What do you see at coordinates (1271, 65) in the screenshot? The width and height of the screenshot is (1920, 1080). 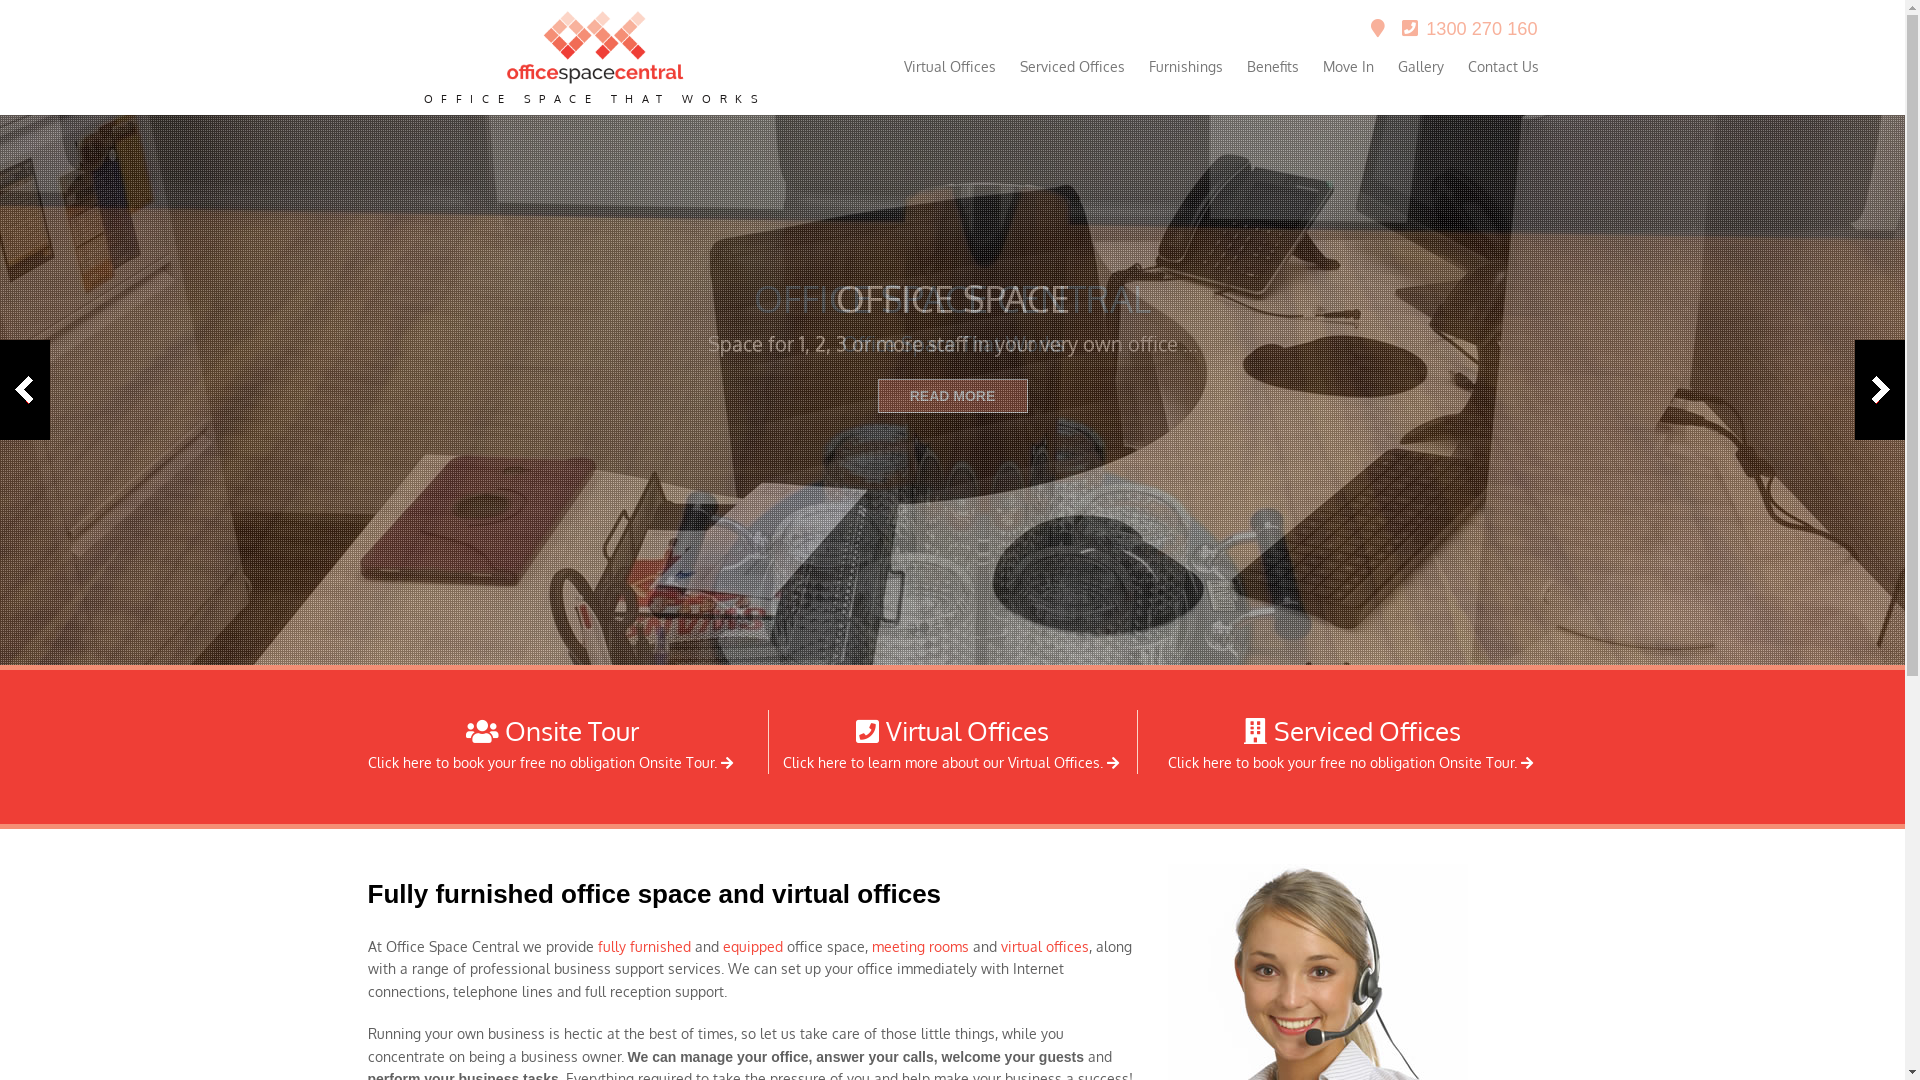 I see `'Benefits'` at bounding box center [1271, 65].